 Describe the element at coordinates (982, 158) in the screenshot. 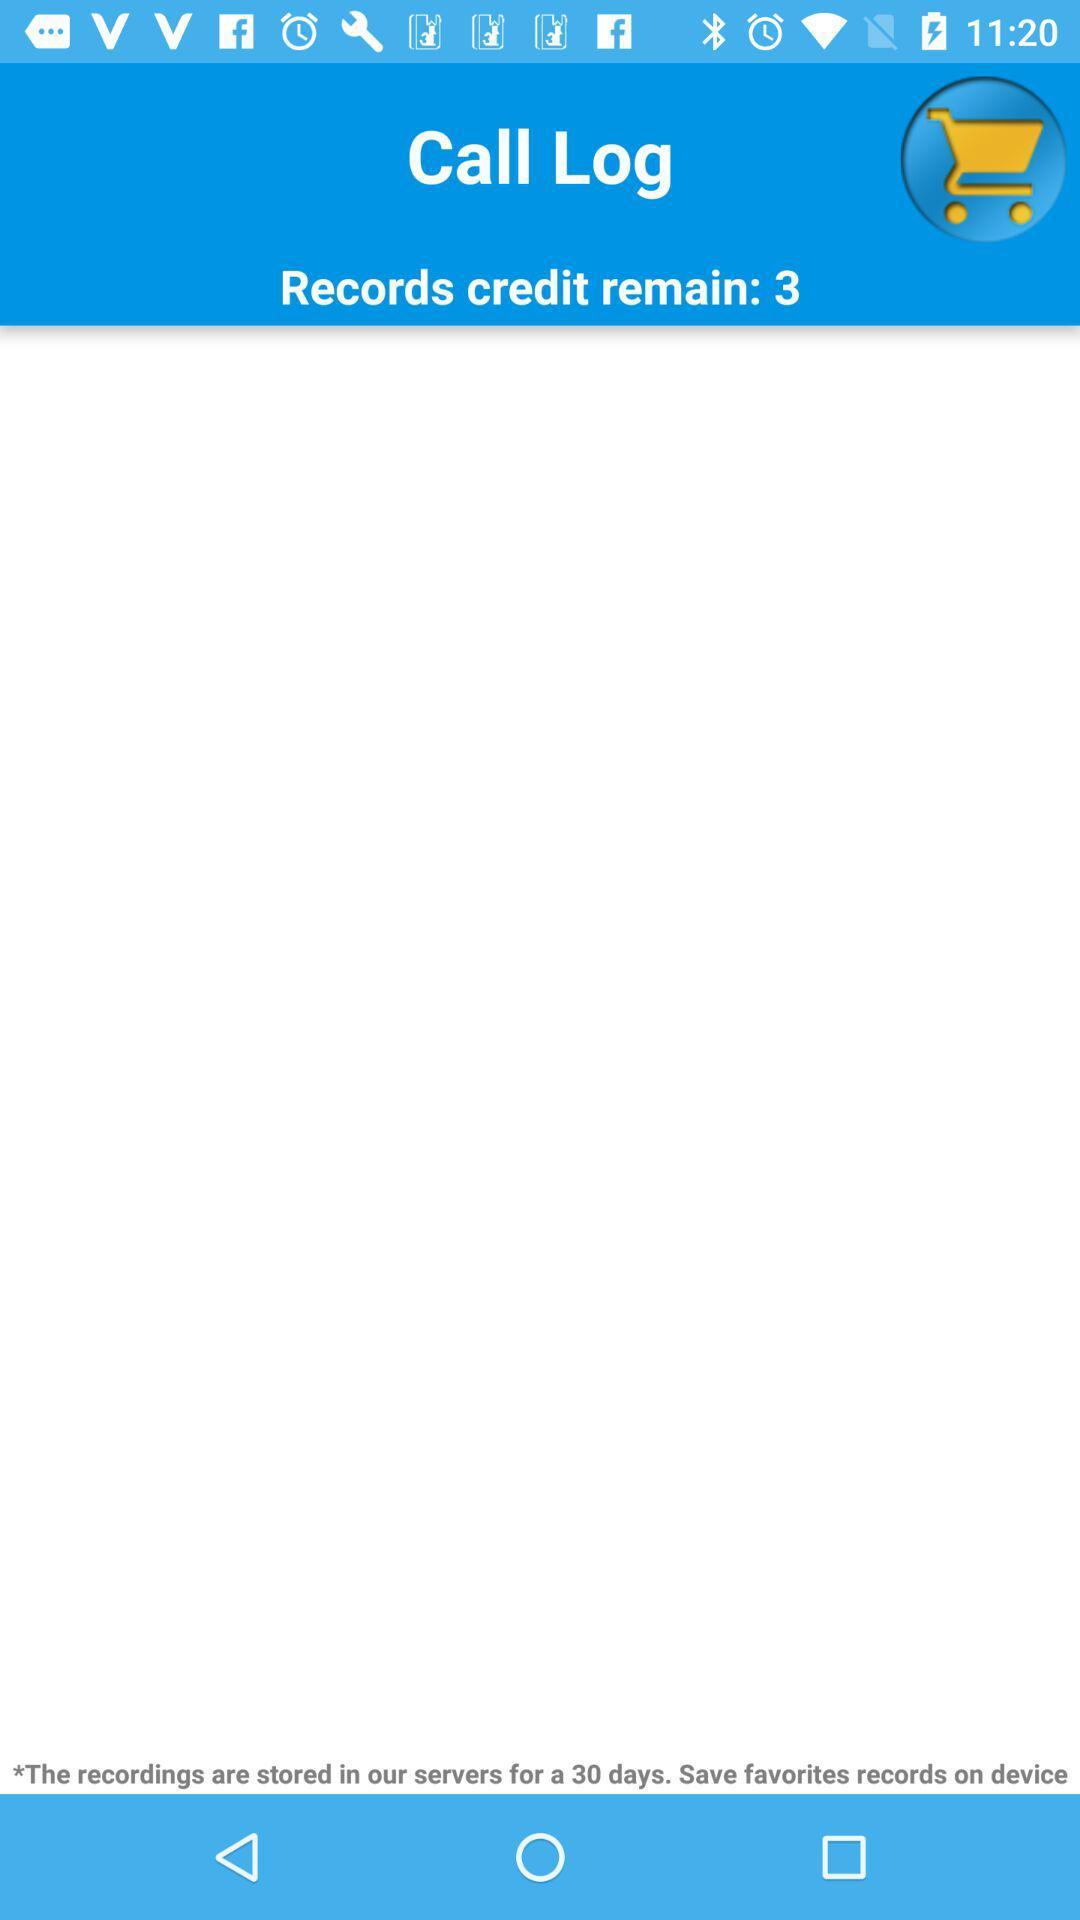

I see `icon at the top right corner` at that location.